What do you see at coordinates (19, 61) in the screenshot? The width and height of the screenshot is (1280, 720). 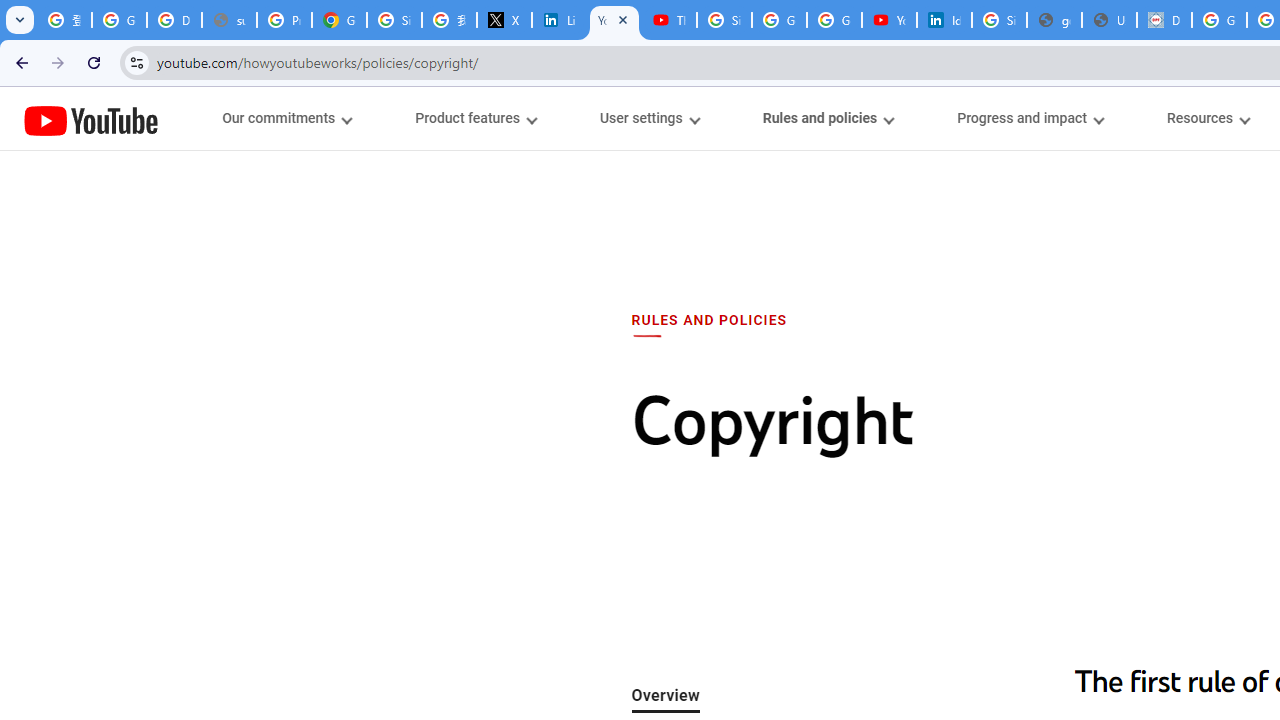 I see `'Back'` at bounding box center [19, 61].